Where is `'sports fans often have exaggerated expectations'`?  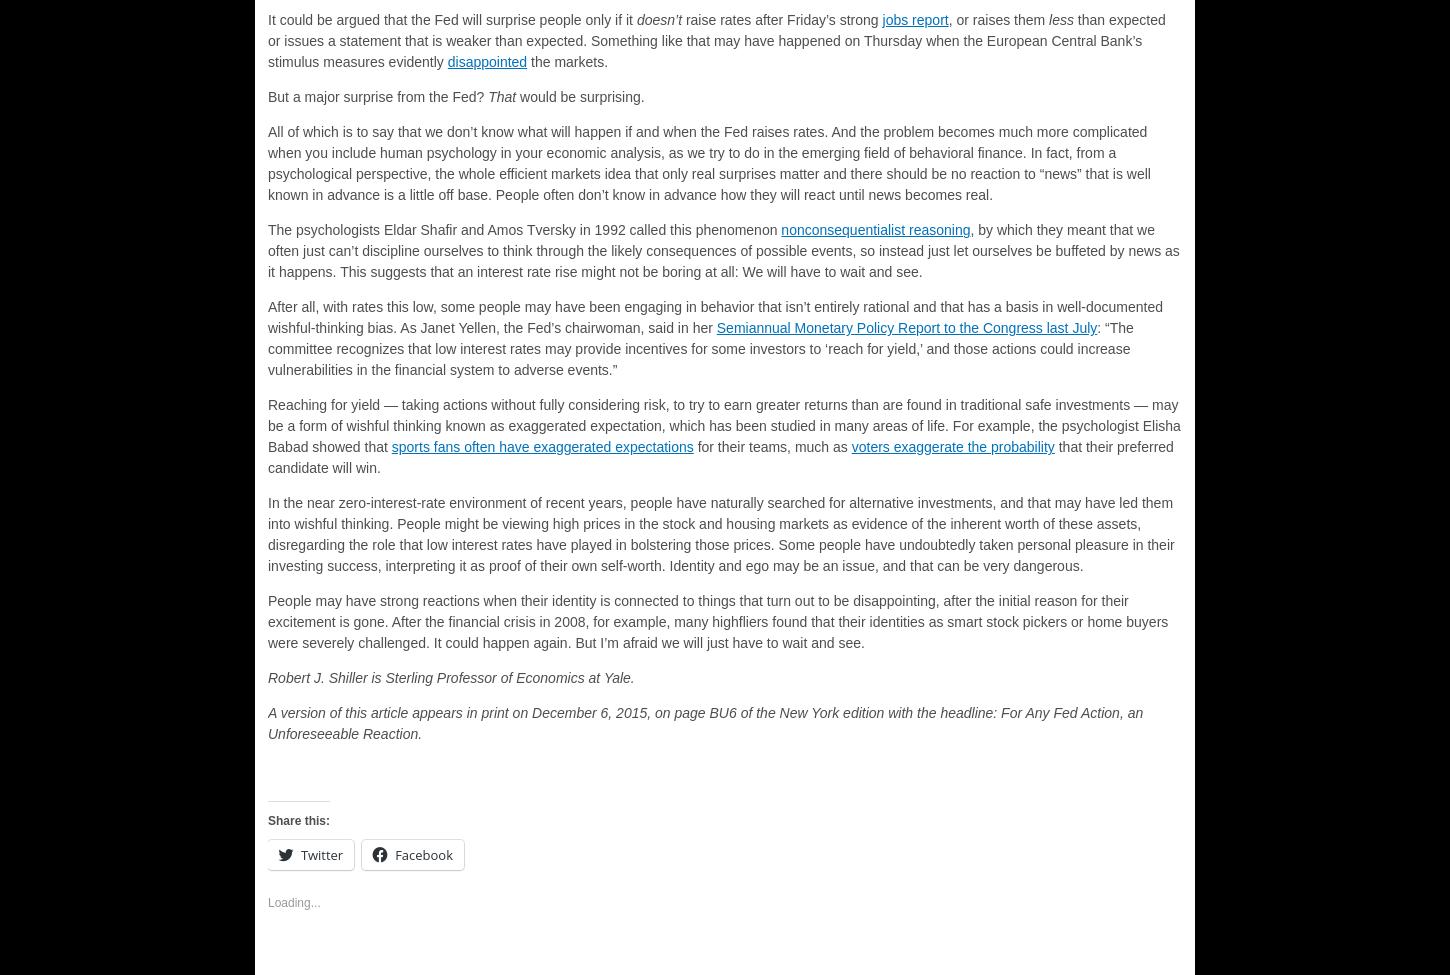
'sports fans often have exaggerated expectations' is located at coordinates (542, 447).